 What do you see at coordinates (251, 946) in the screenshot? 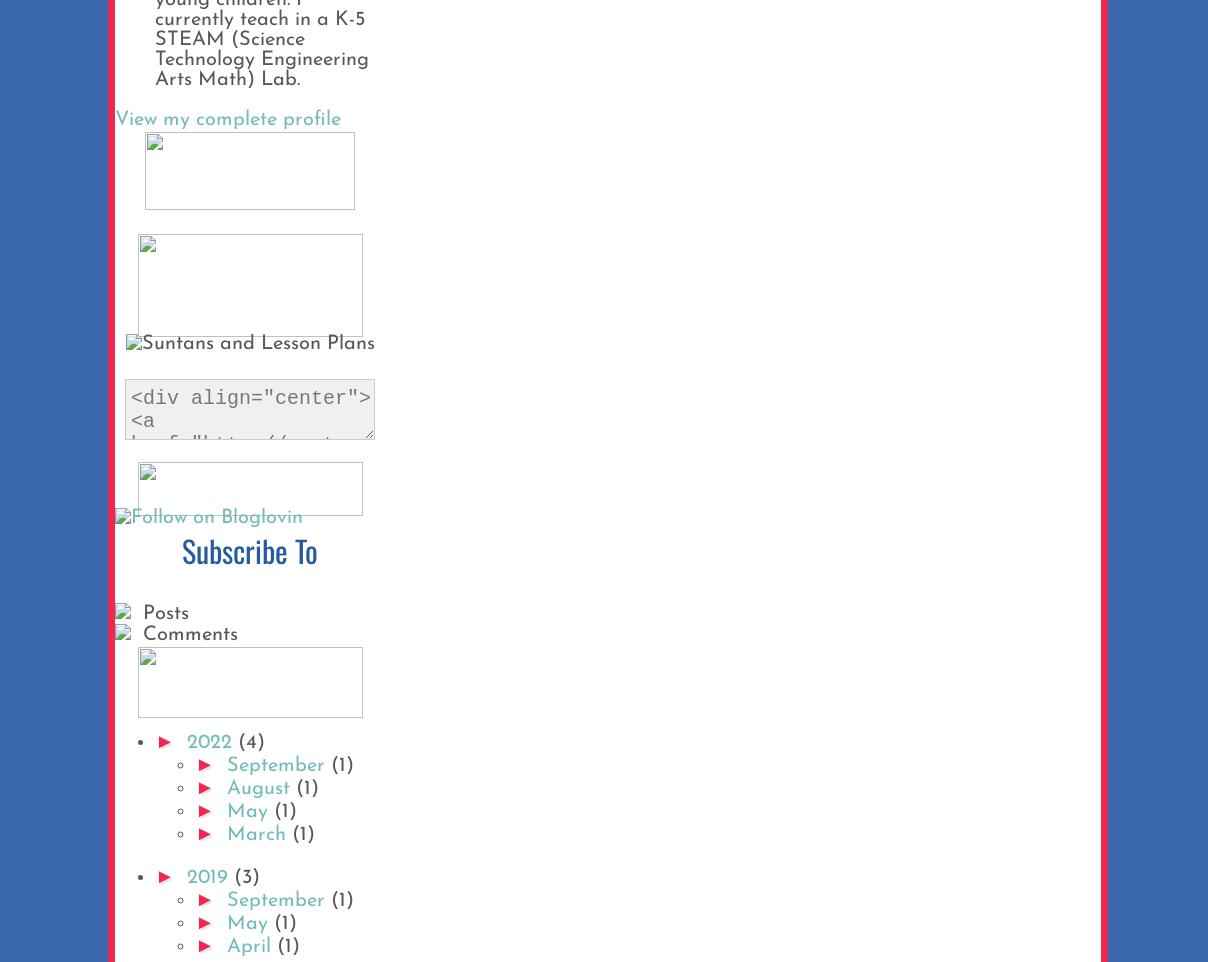
I see `'April'` at bounding box center [251, 946].